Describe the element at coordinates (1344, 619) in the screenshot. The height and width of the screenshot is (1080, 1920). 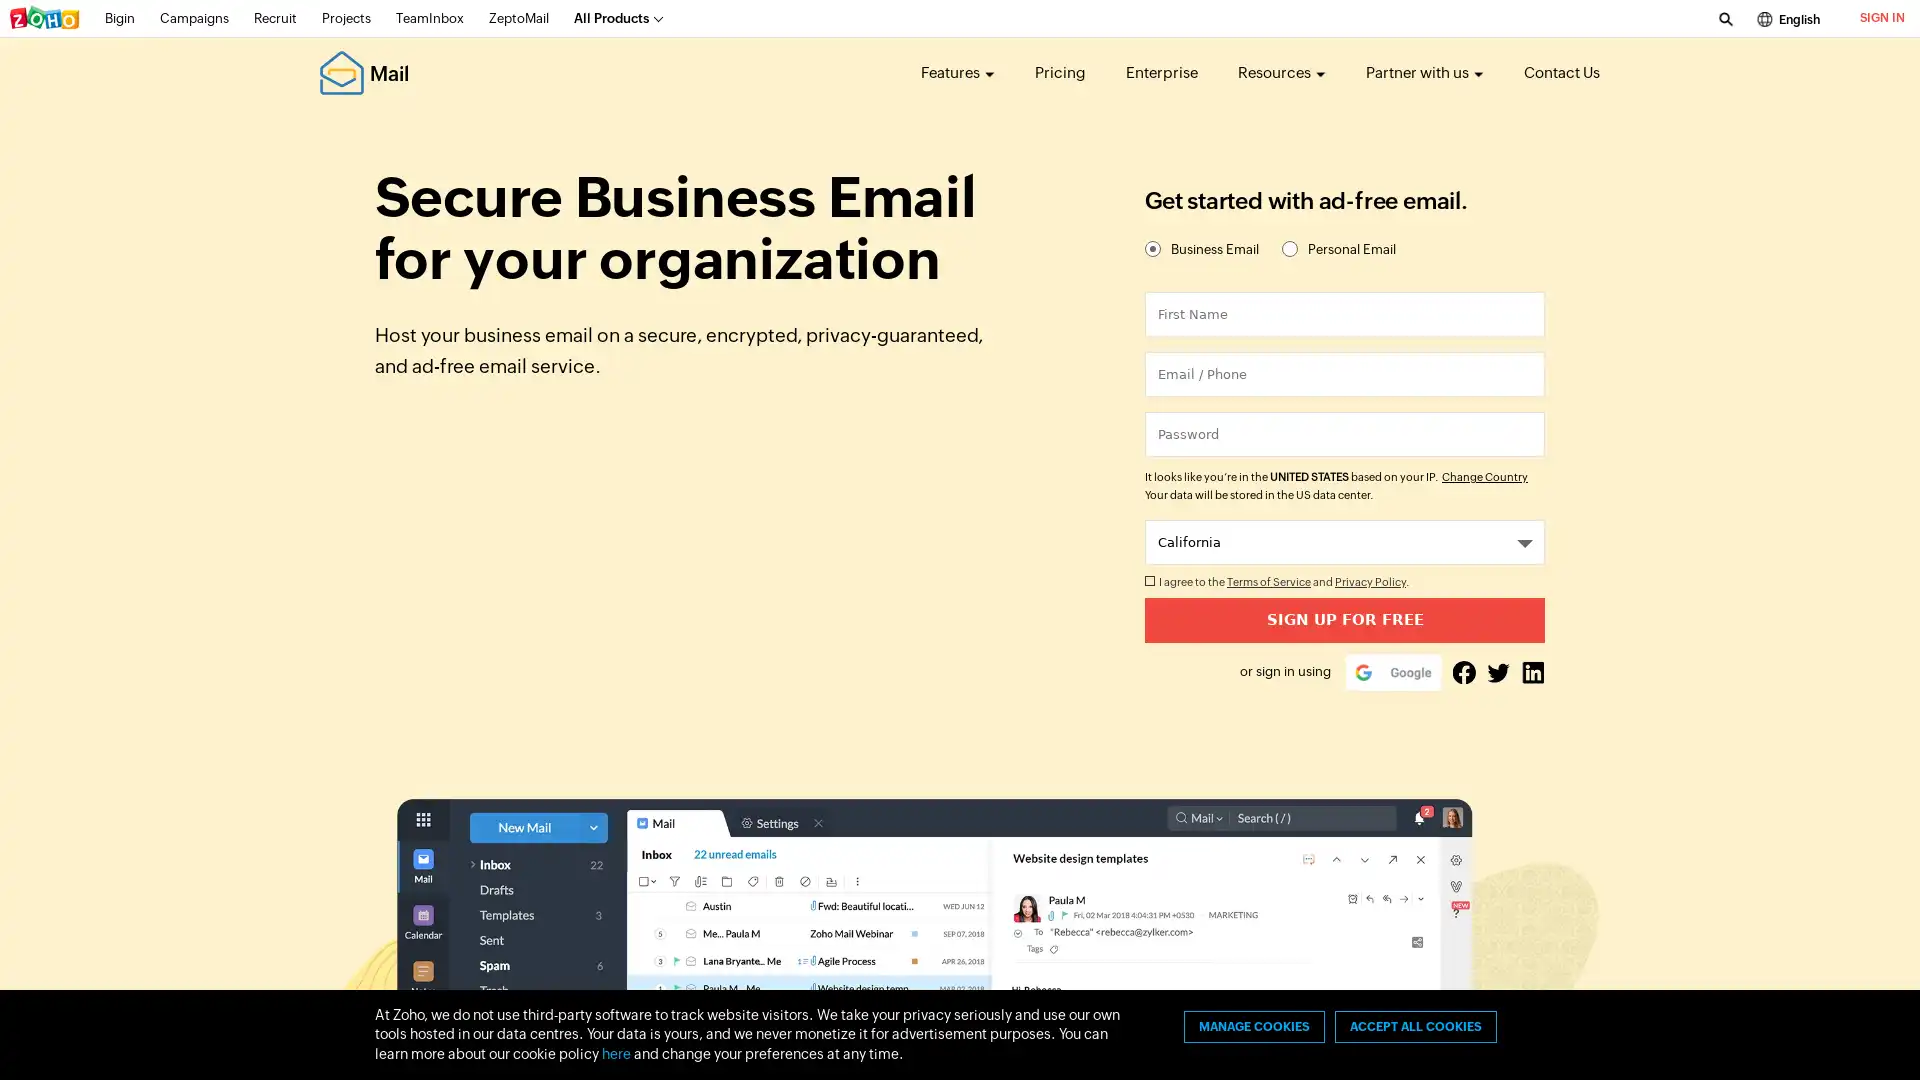
I see `Sign Up for Free` at that location.